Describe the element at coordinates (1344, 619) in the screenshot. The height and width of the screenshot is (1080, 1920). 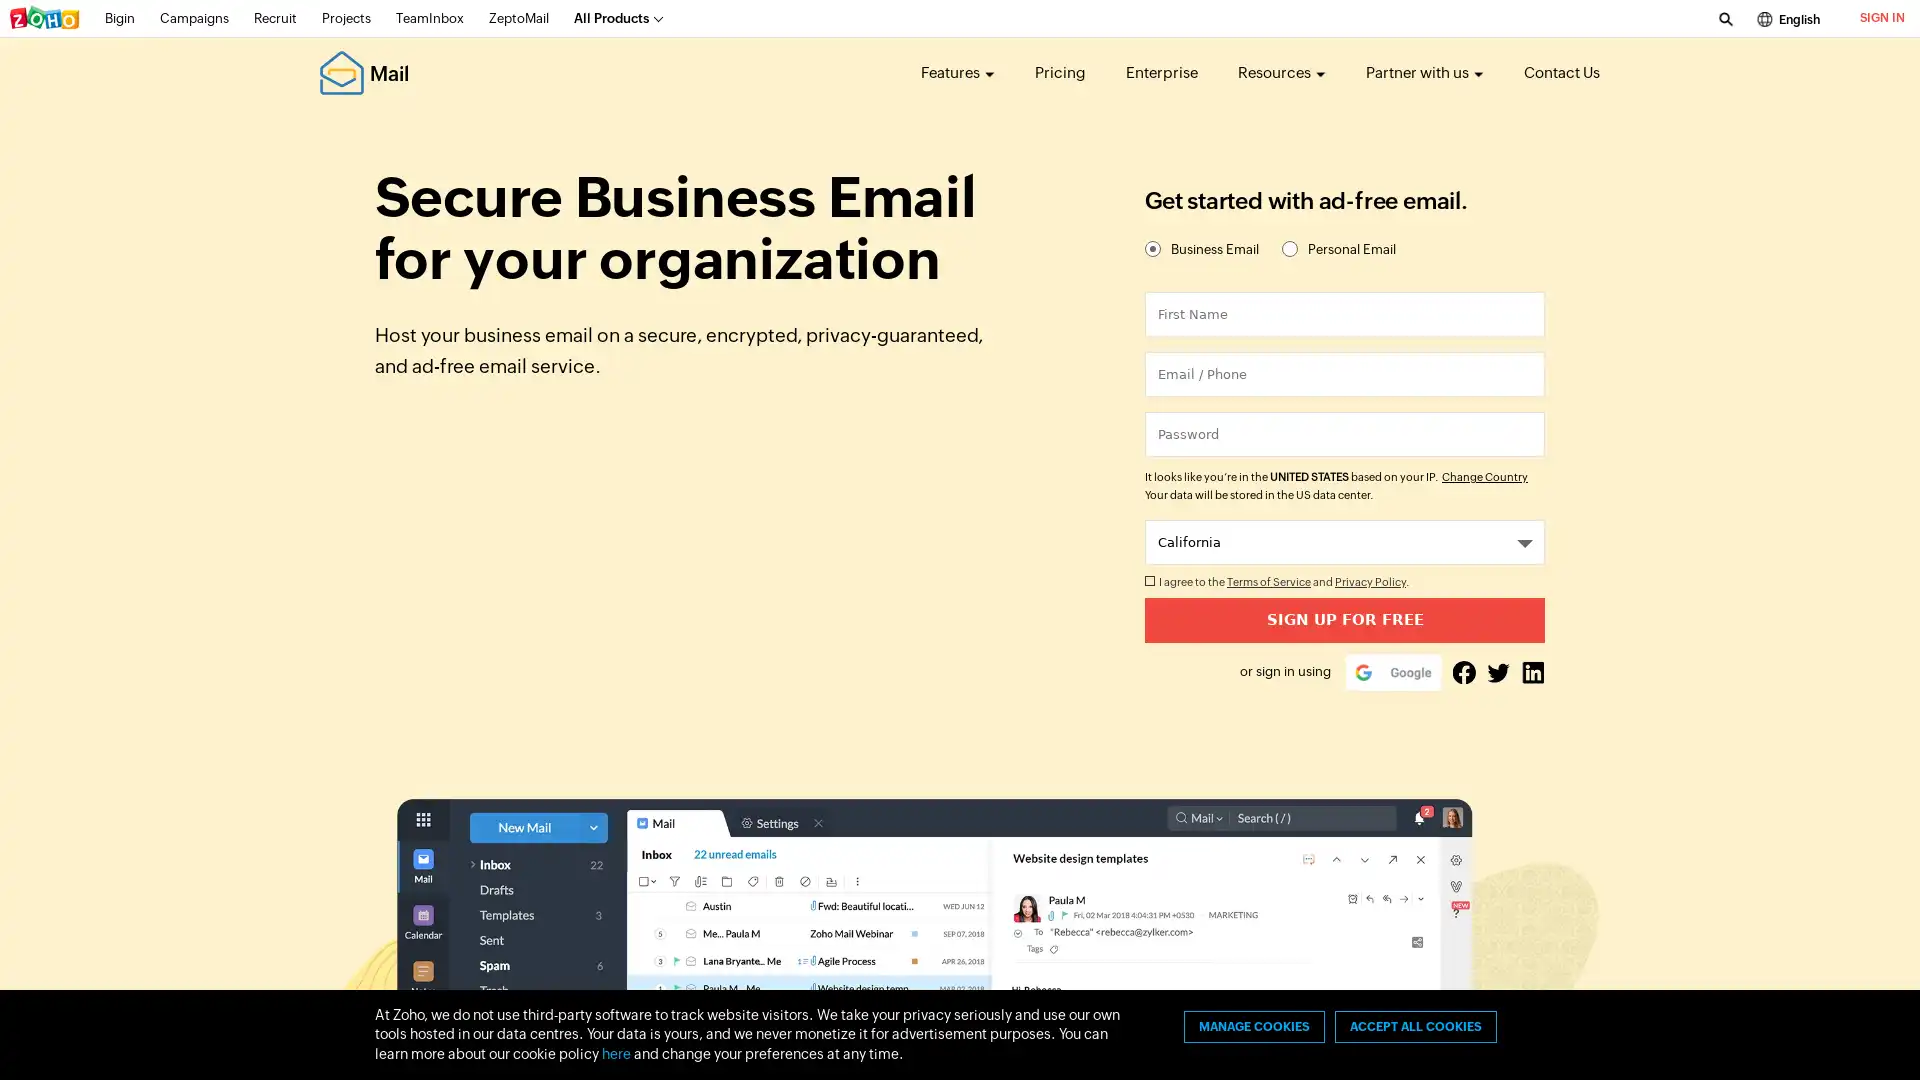
I see `Sign Up for Free` at that location.